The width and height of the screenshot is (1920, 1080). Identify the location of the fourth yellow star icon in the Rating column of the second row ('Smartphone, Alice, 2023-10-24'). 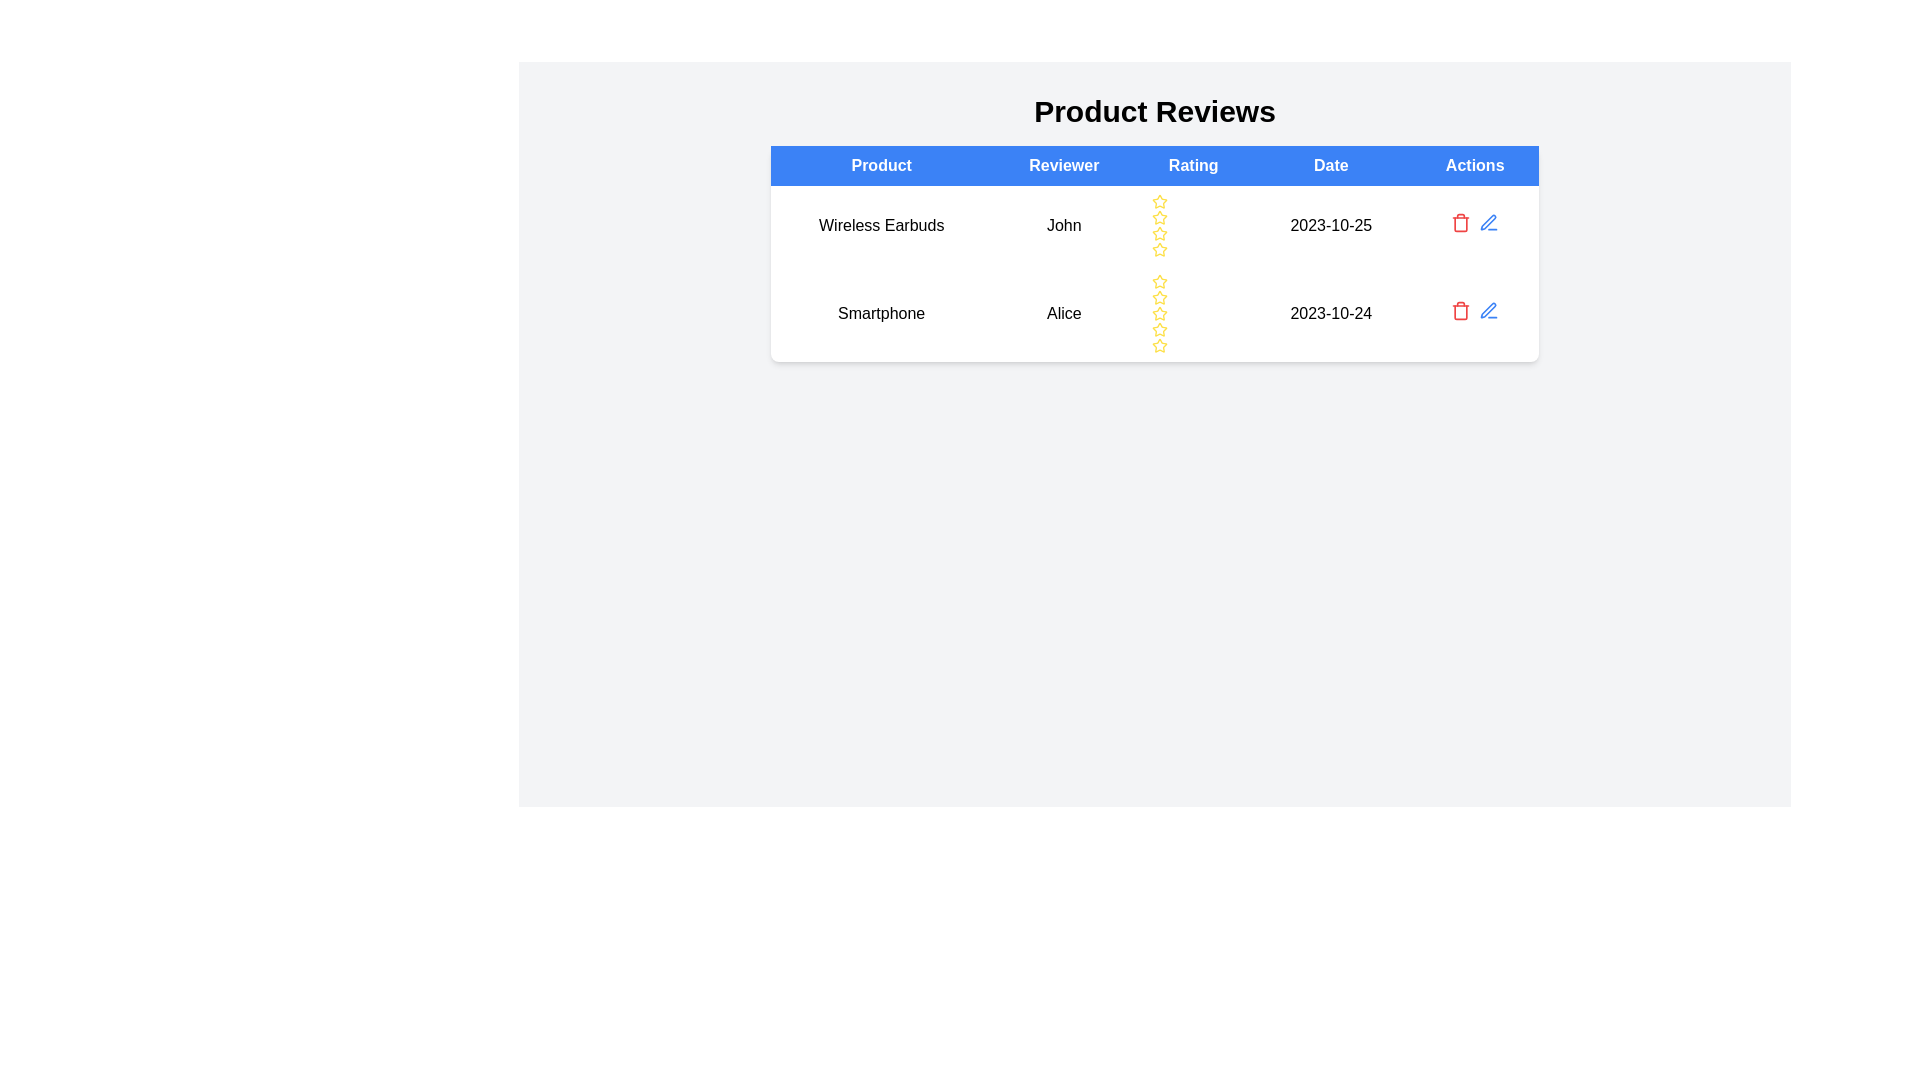
(1160, 281).